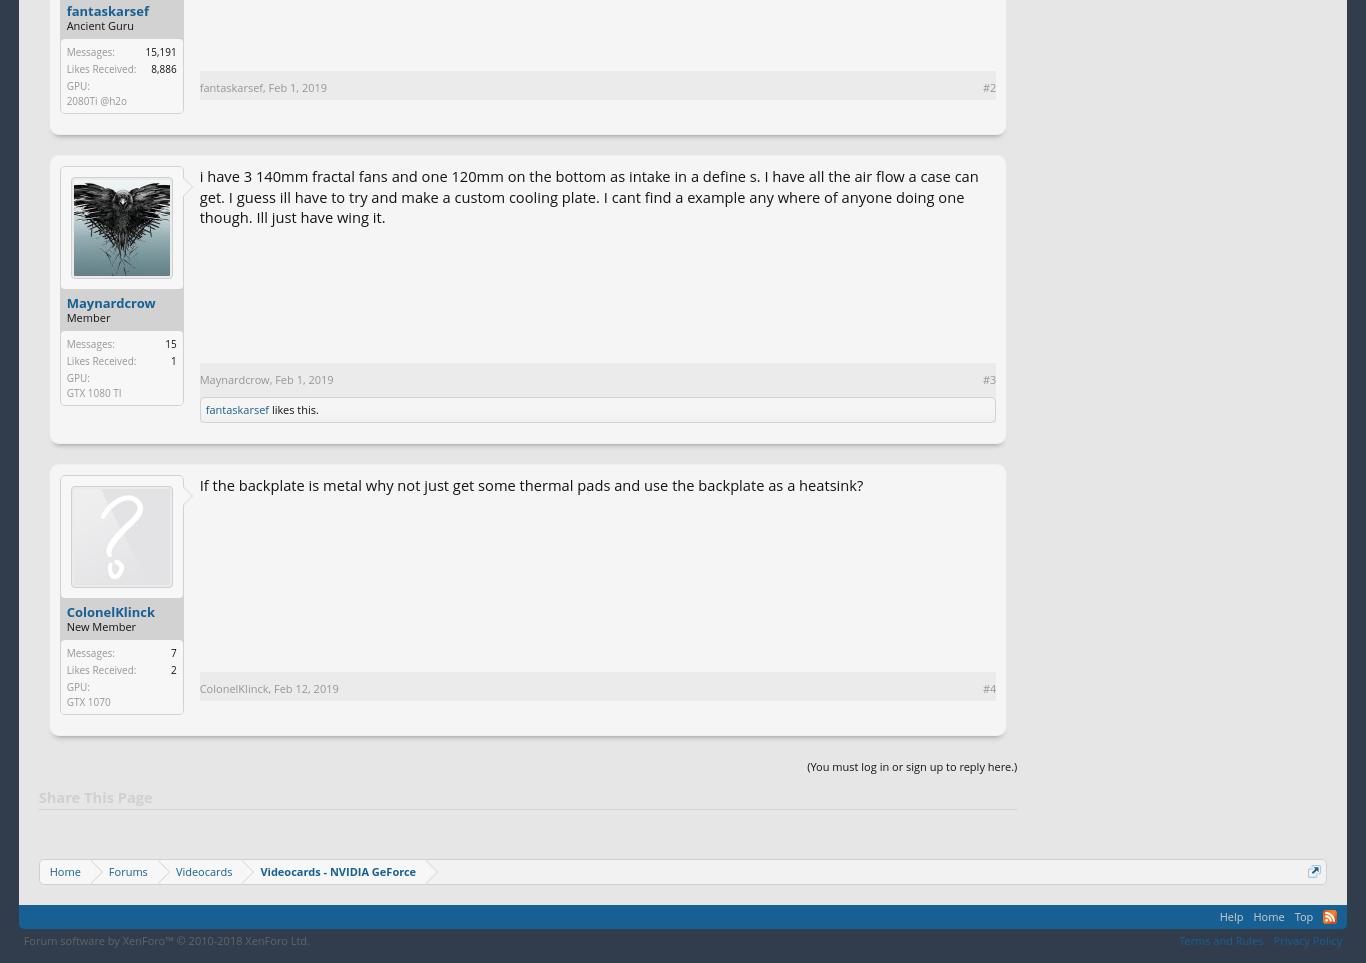 The width and height of the screenshot is (1366, 963). I want to click on '7', so click(171, 652).